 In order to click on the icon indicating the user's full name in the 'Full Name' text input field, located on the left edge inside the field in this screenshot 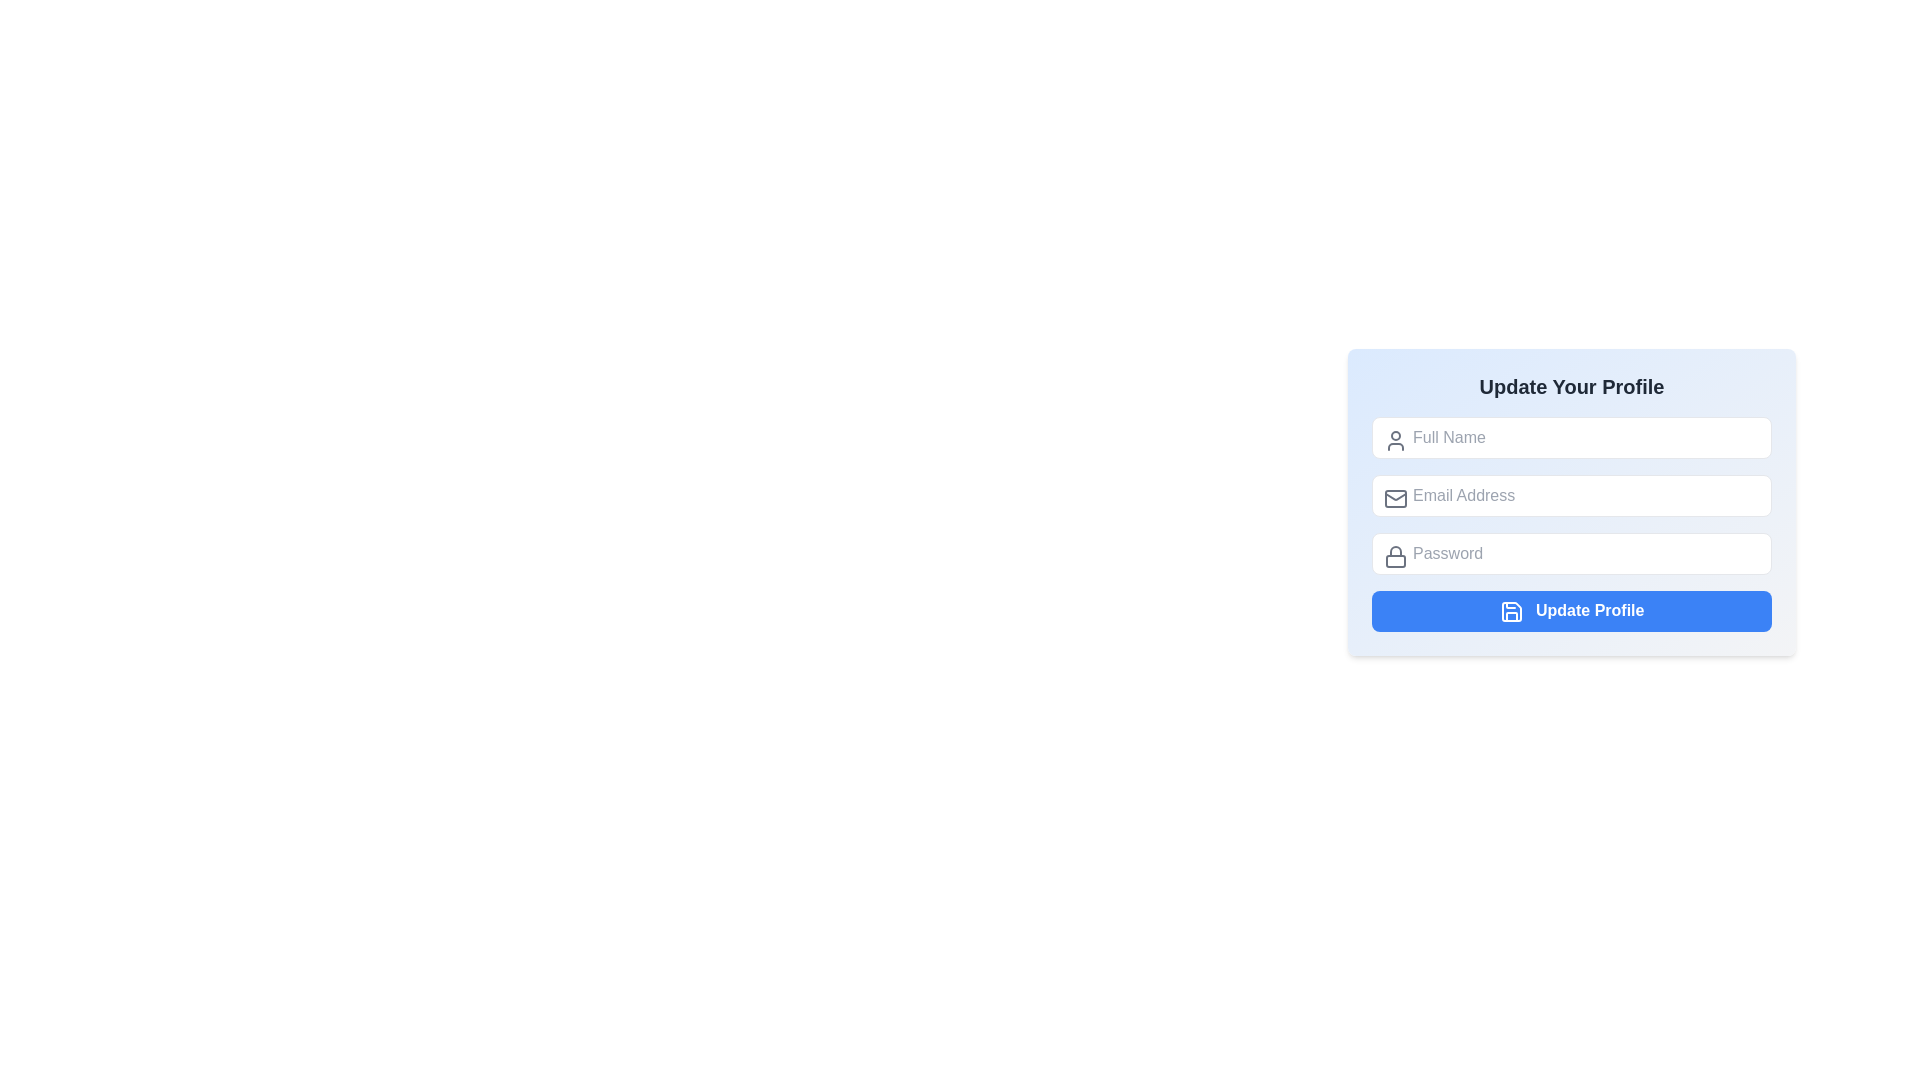, I will do `click(1395, 439)`.